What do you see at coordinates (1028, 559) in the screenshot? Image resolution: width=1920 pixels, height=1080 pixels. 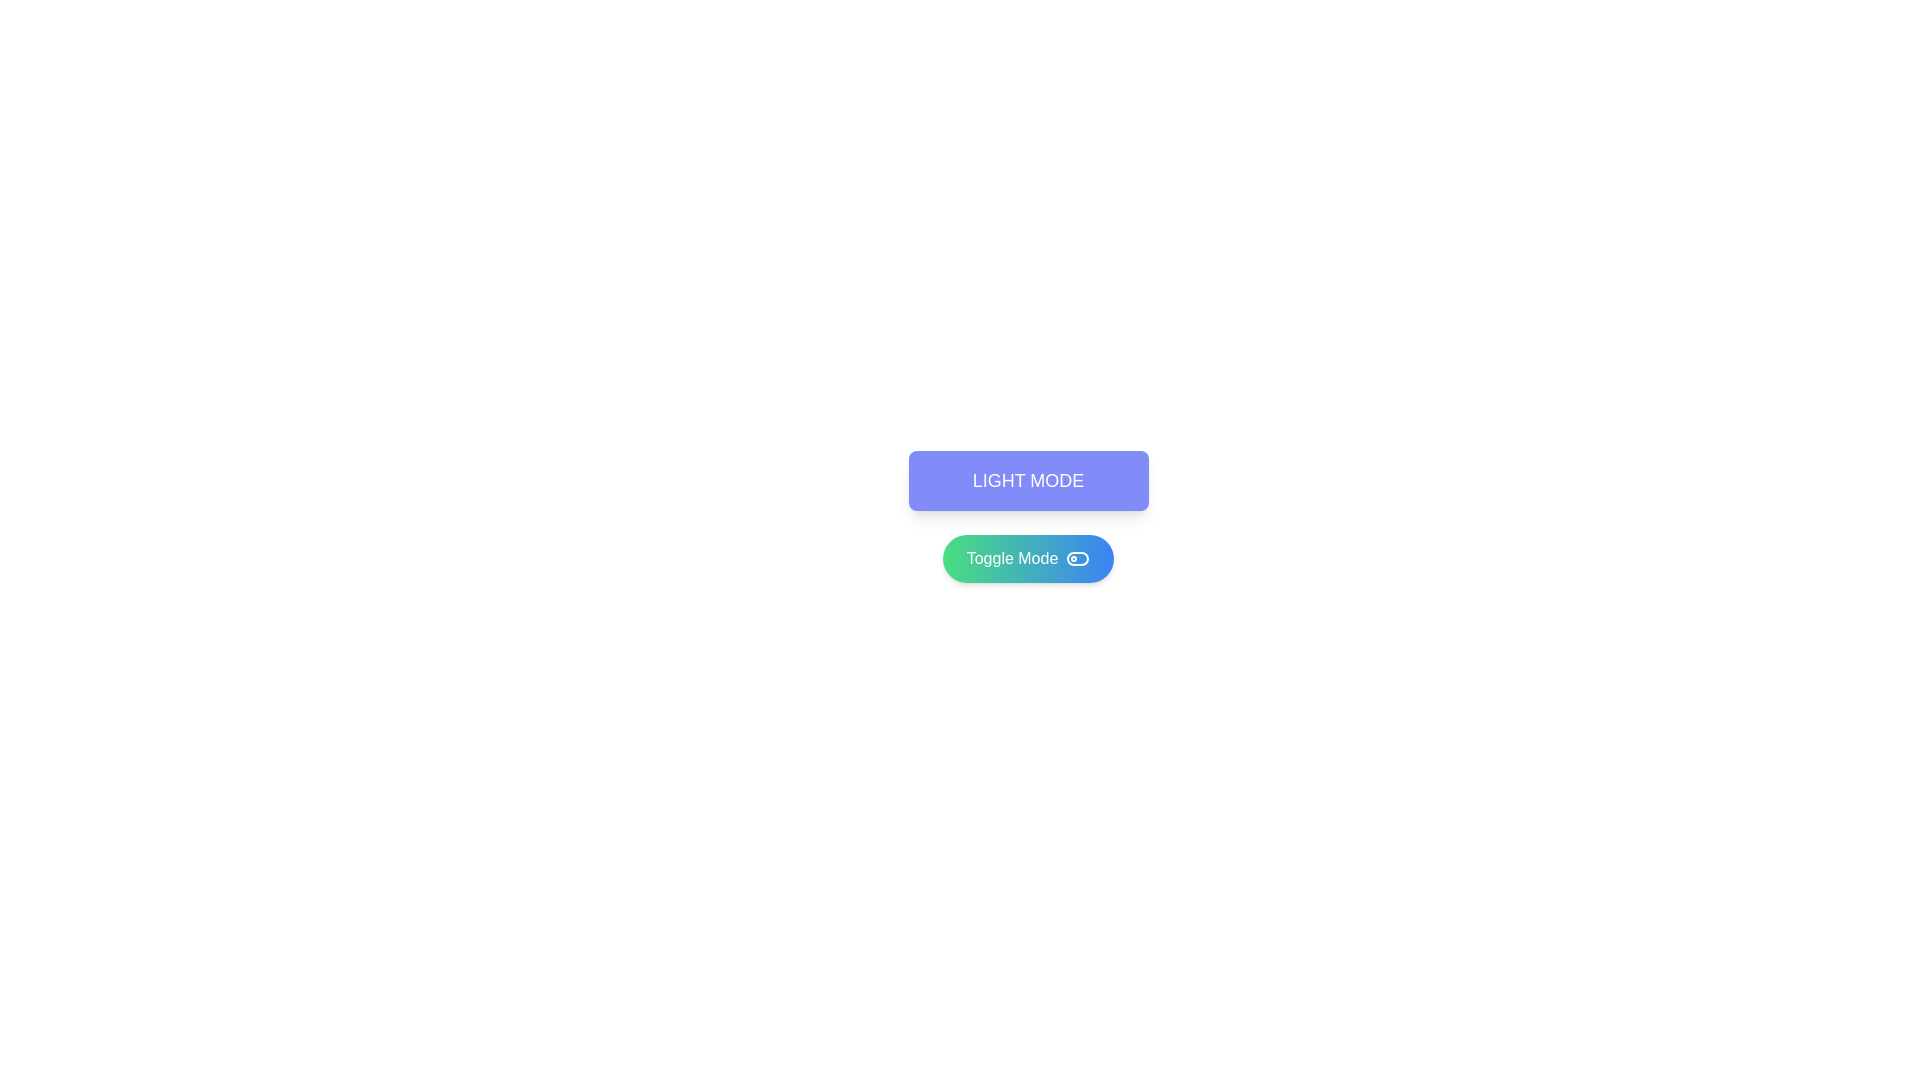 I see `'Toggle Mode' button to switch the mode` at bounding box center [1028, 559].